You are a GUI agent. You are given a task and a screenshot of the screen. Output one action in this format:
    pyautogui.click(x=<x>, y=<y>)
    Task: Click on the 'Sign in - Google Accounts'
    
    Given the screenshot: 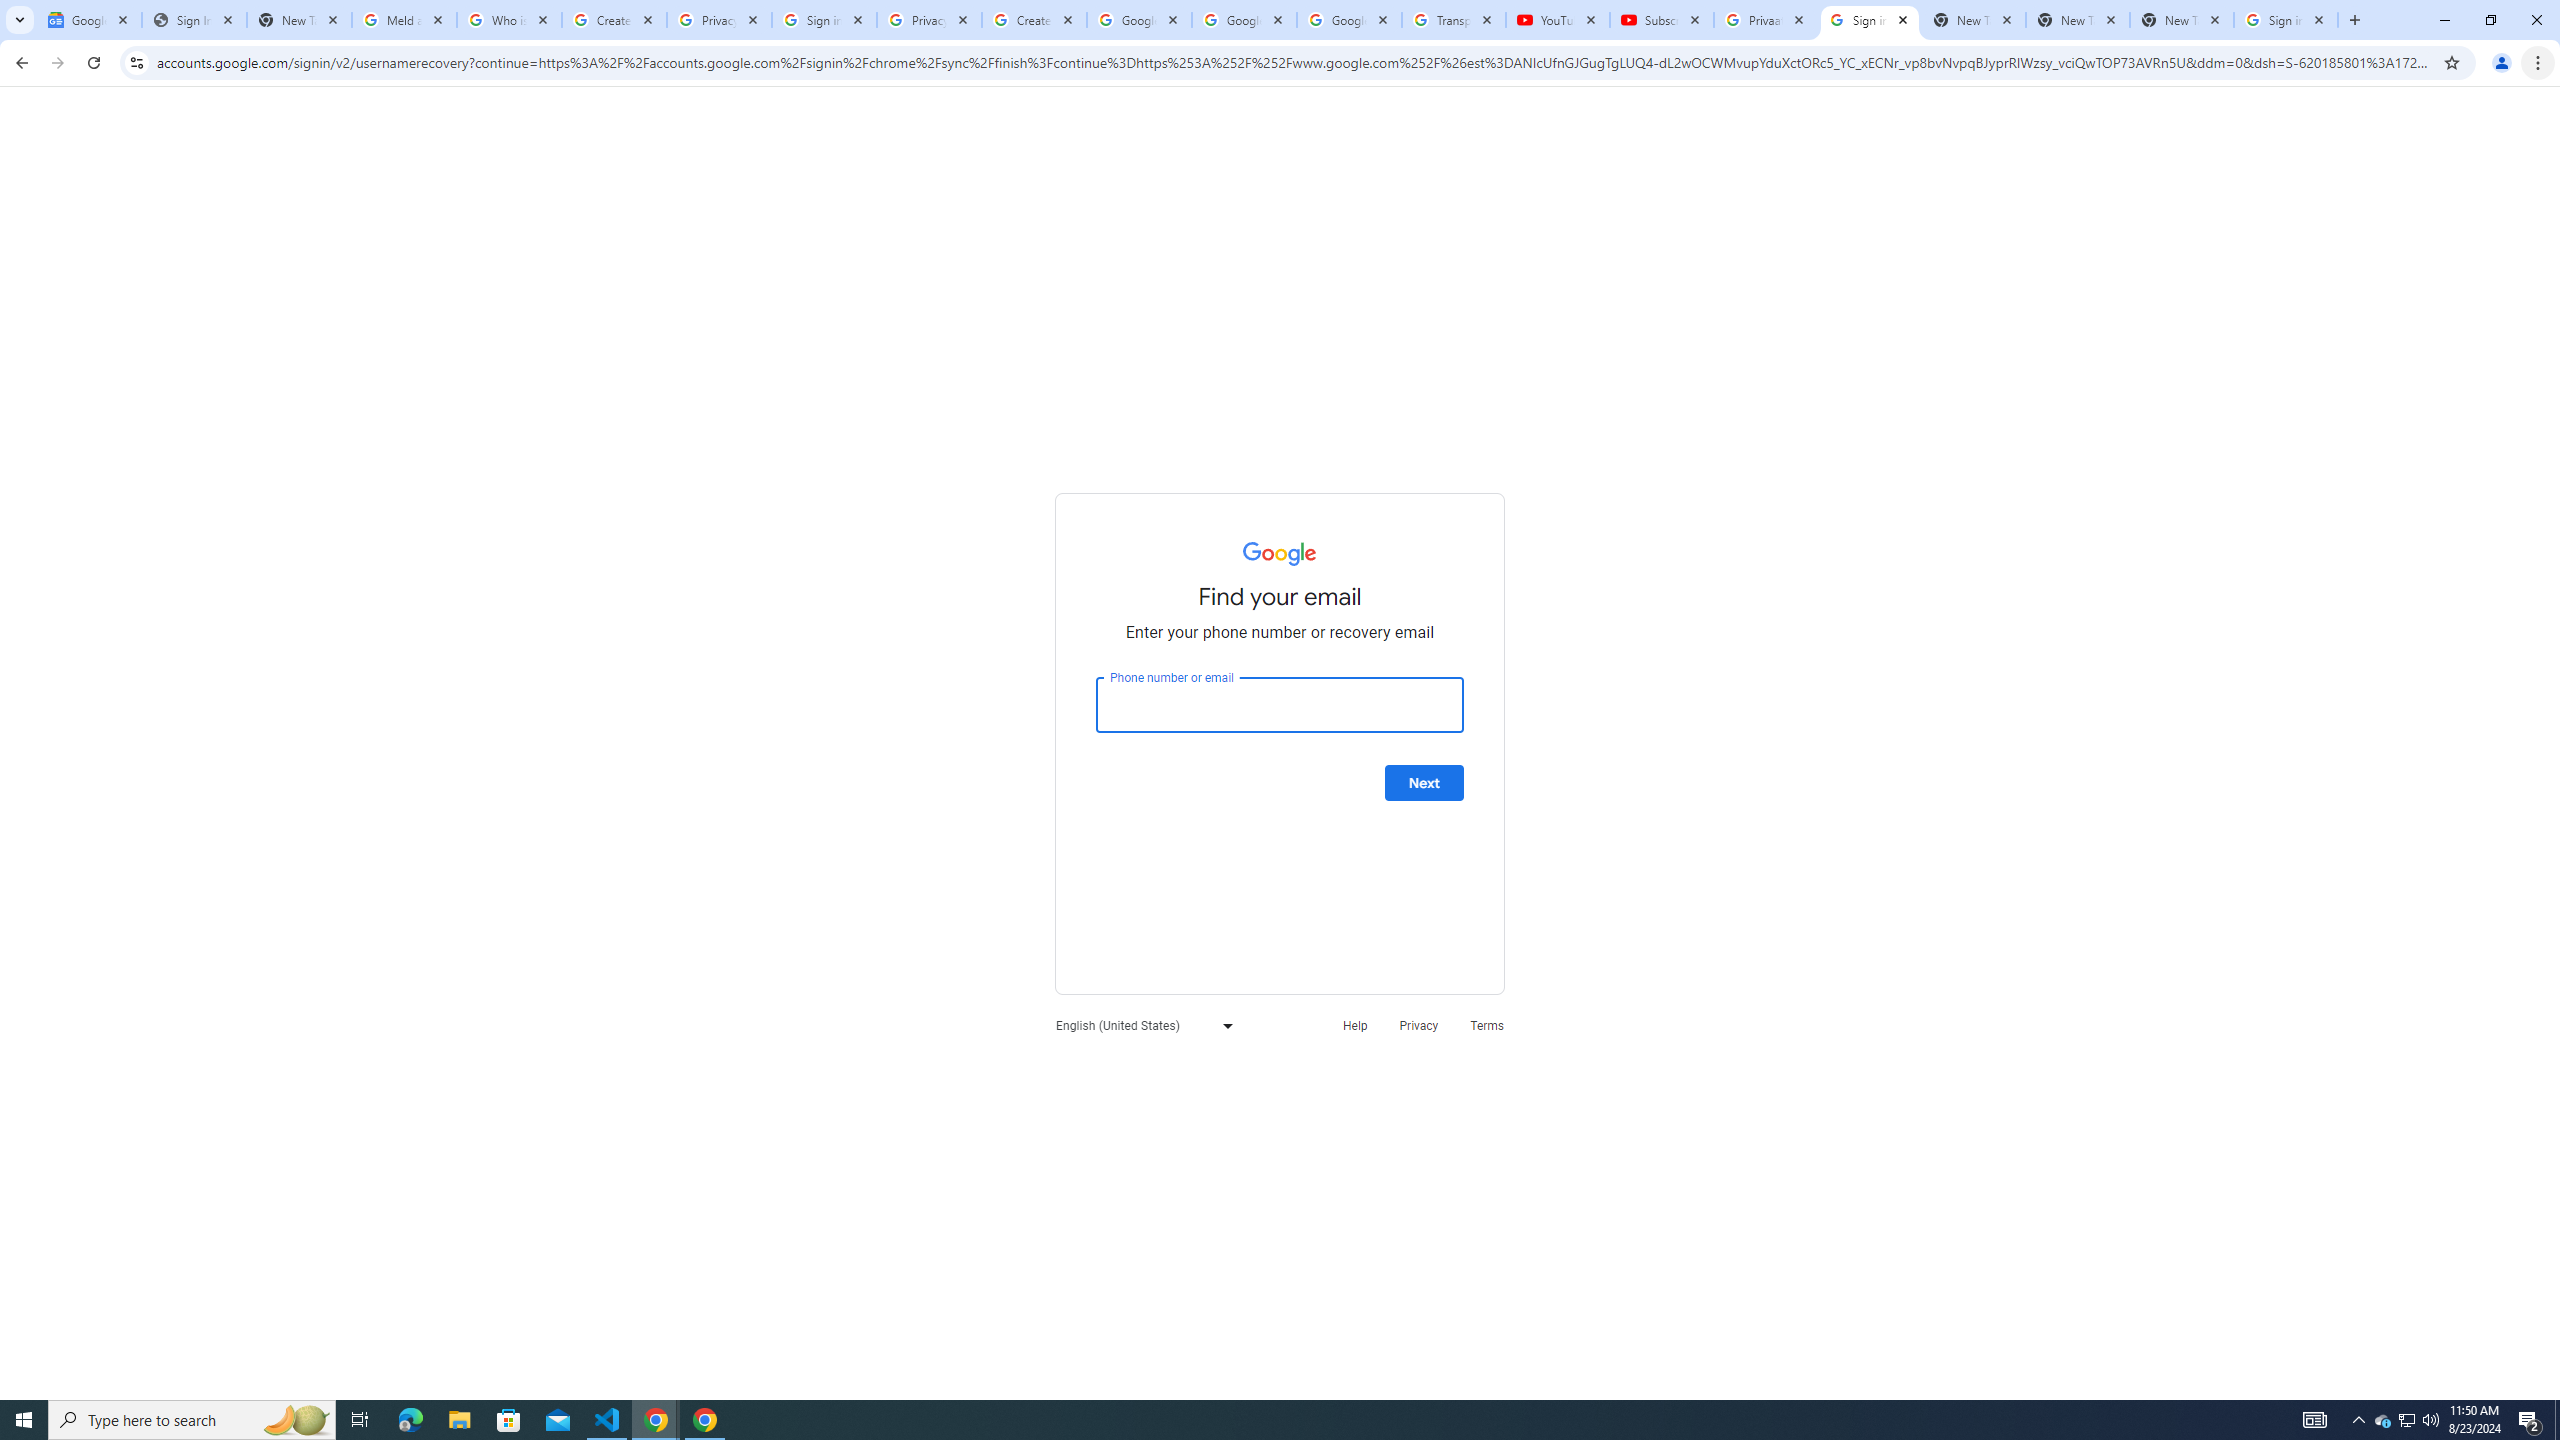 What is the action you would take?
    pyautogui.click(x=1870, y=19)
    